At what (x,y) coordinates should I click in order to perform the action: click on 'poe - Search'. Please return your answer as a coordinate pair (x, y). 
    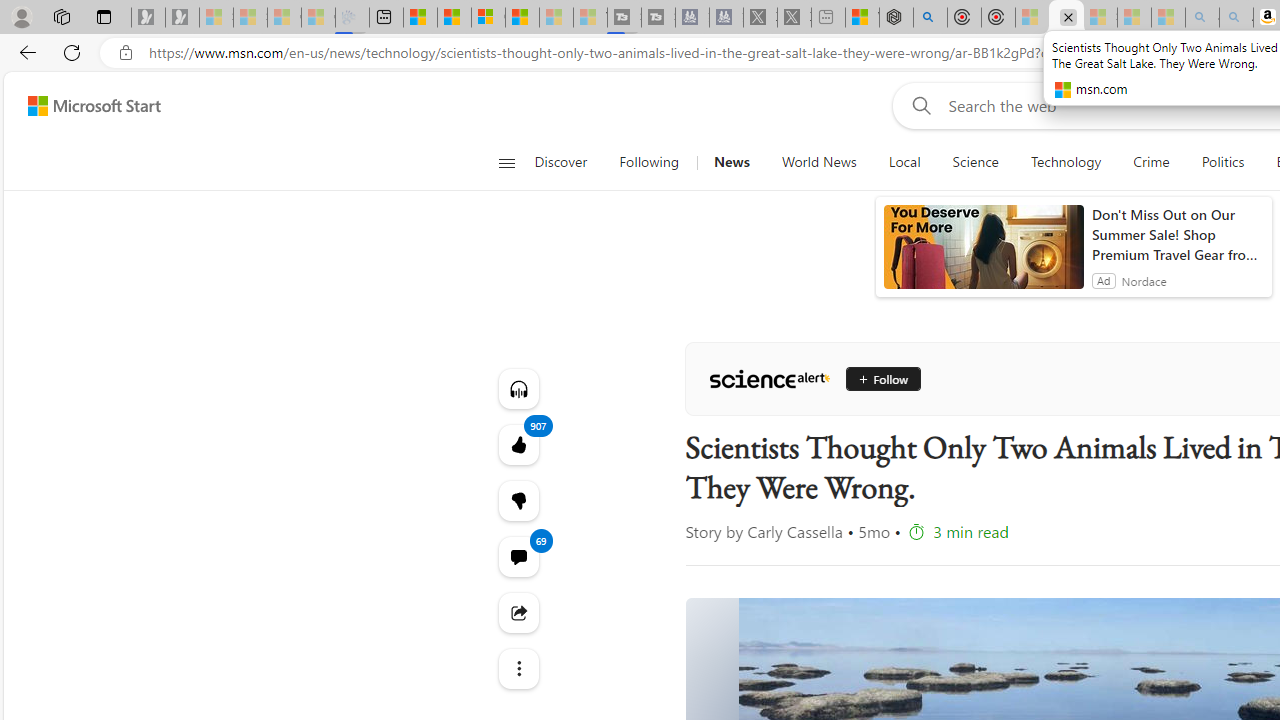
    Looking at the image, I should click on (929, 17).